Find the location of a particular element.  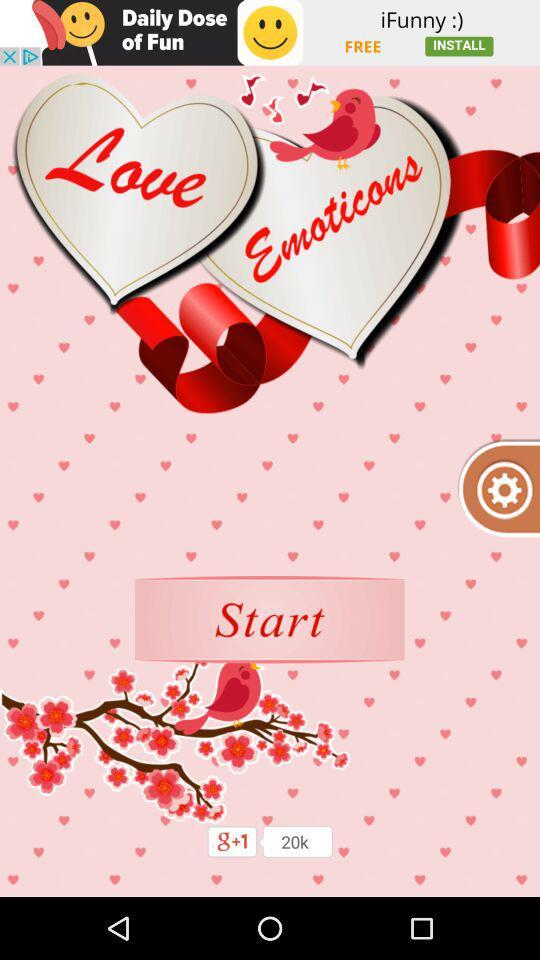

banner advertisement is located at coordinates (270, 31).